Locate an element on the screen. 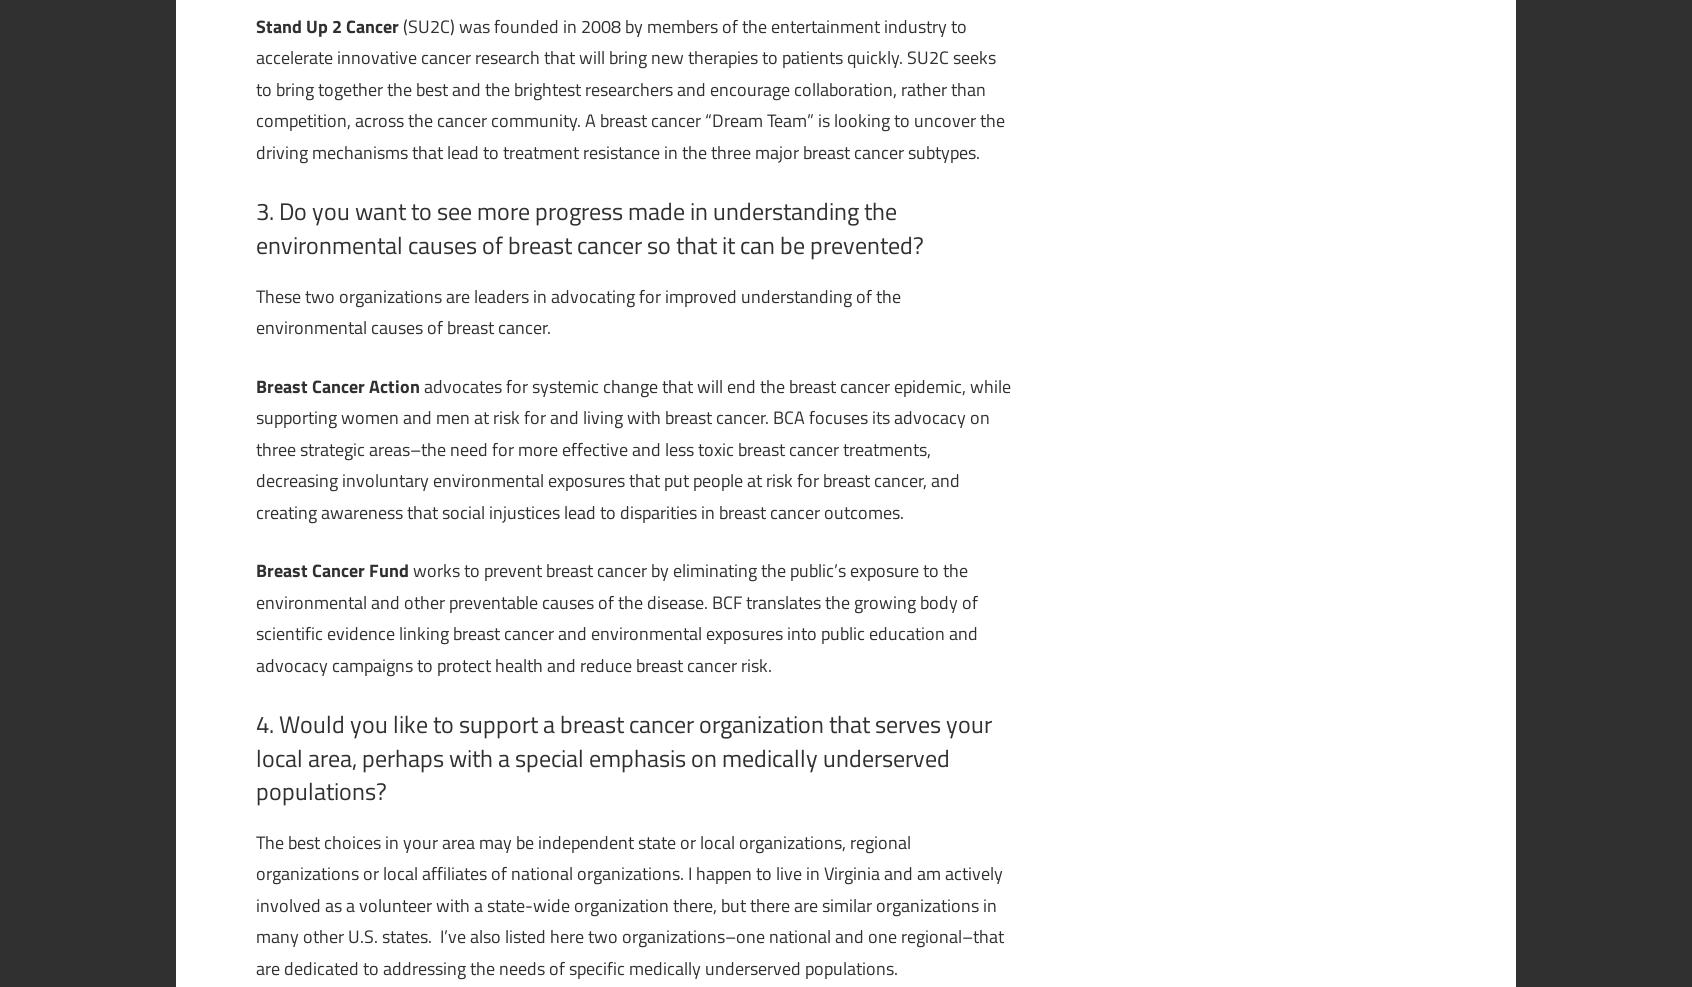 This screenshot has width=1692, height=987. '(SU2C) was founded in 2008 by members of the entertainment industry to accelerate innovative cancer research that will bring new therapies to patients quickly. SU2C seeks to bring together the best and the brightest researchers and encourage collaboration, rather than competition, across the cancer community. A breast cancer “Dream Team” is looking to uncover the driving mechanisms that lead to treatment resistance in the three major breast cancer subtypes.' is located at coordinates (629, 88).